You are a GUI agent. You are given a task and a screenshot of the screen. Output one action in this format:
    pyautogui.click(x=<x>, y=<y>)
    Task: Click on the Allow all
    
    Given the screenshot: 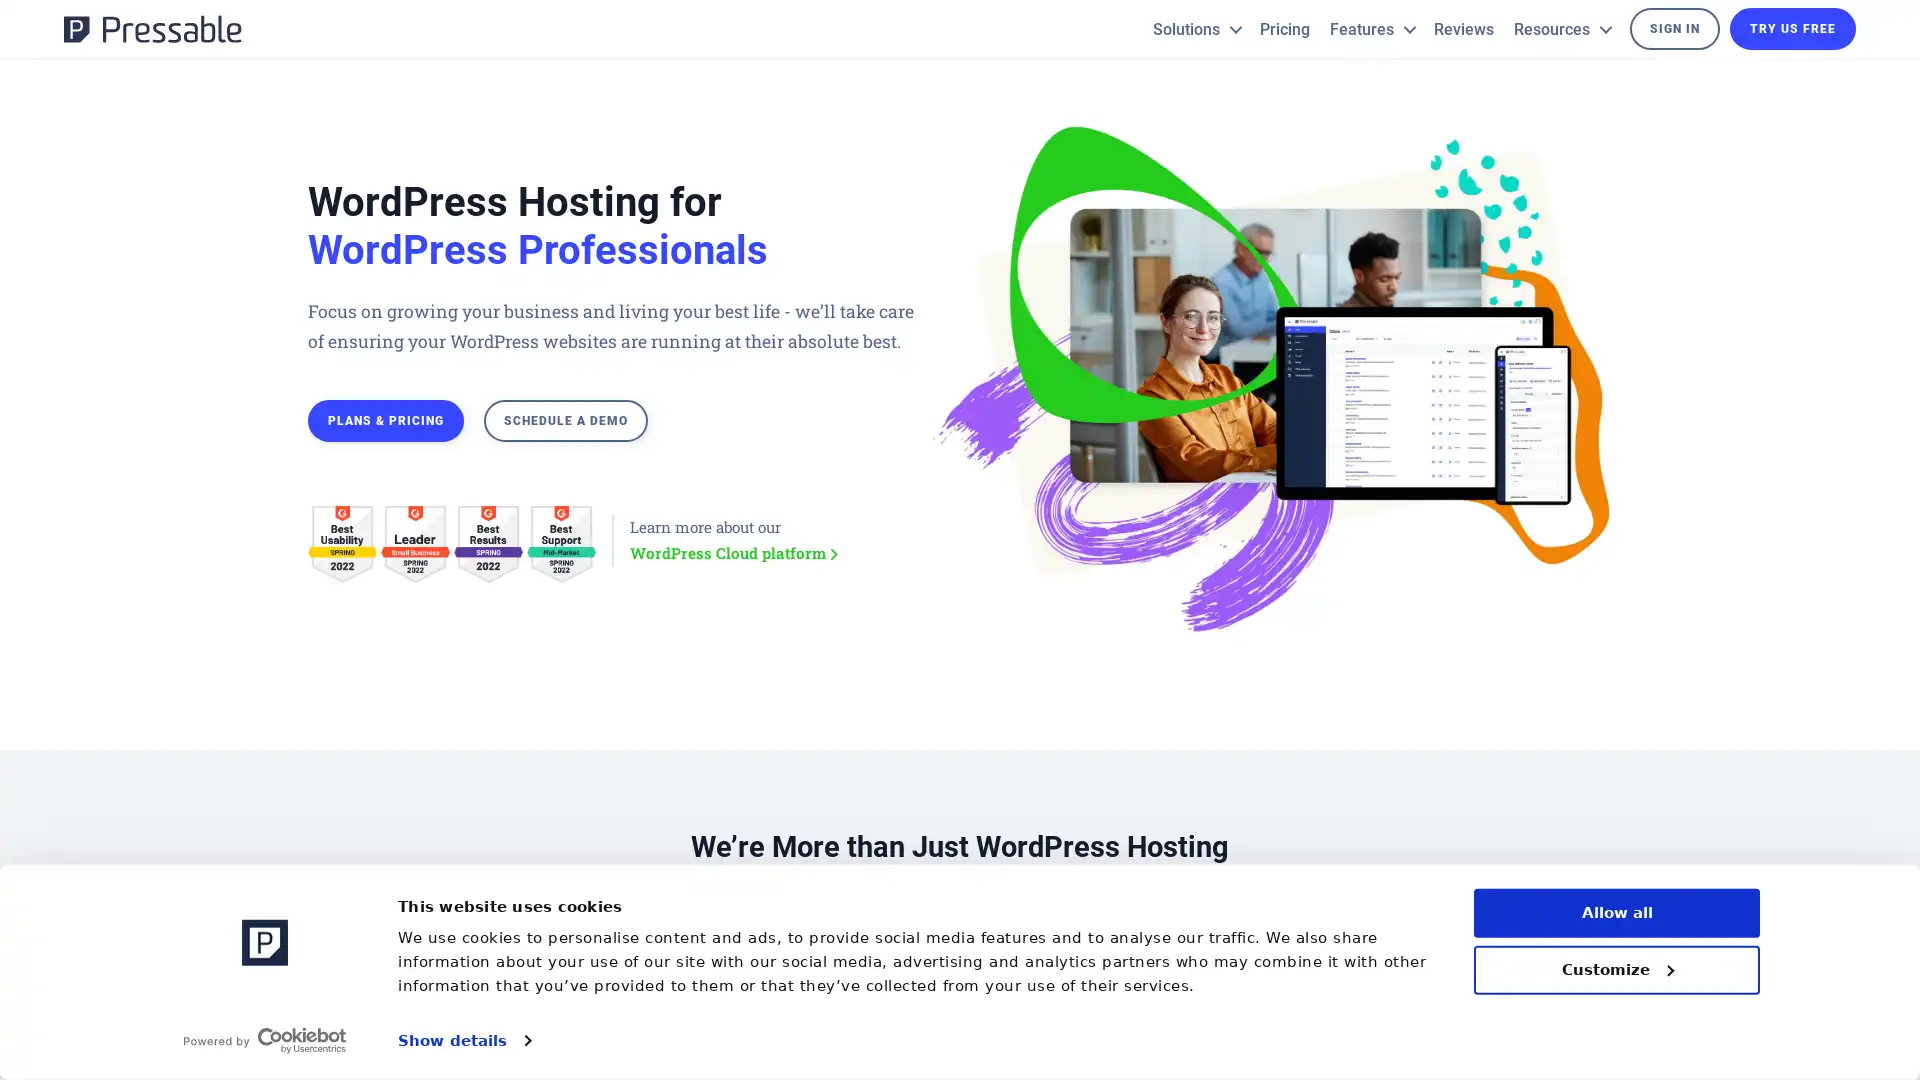 What is the action you would take?
    pyautogui.click(x=1617, y=912)
    